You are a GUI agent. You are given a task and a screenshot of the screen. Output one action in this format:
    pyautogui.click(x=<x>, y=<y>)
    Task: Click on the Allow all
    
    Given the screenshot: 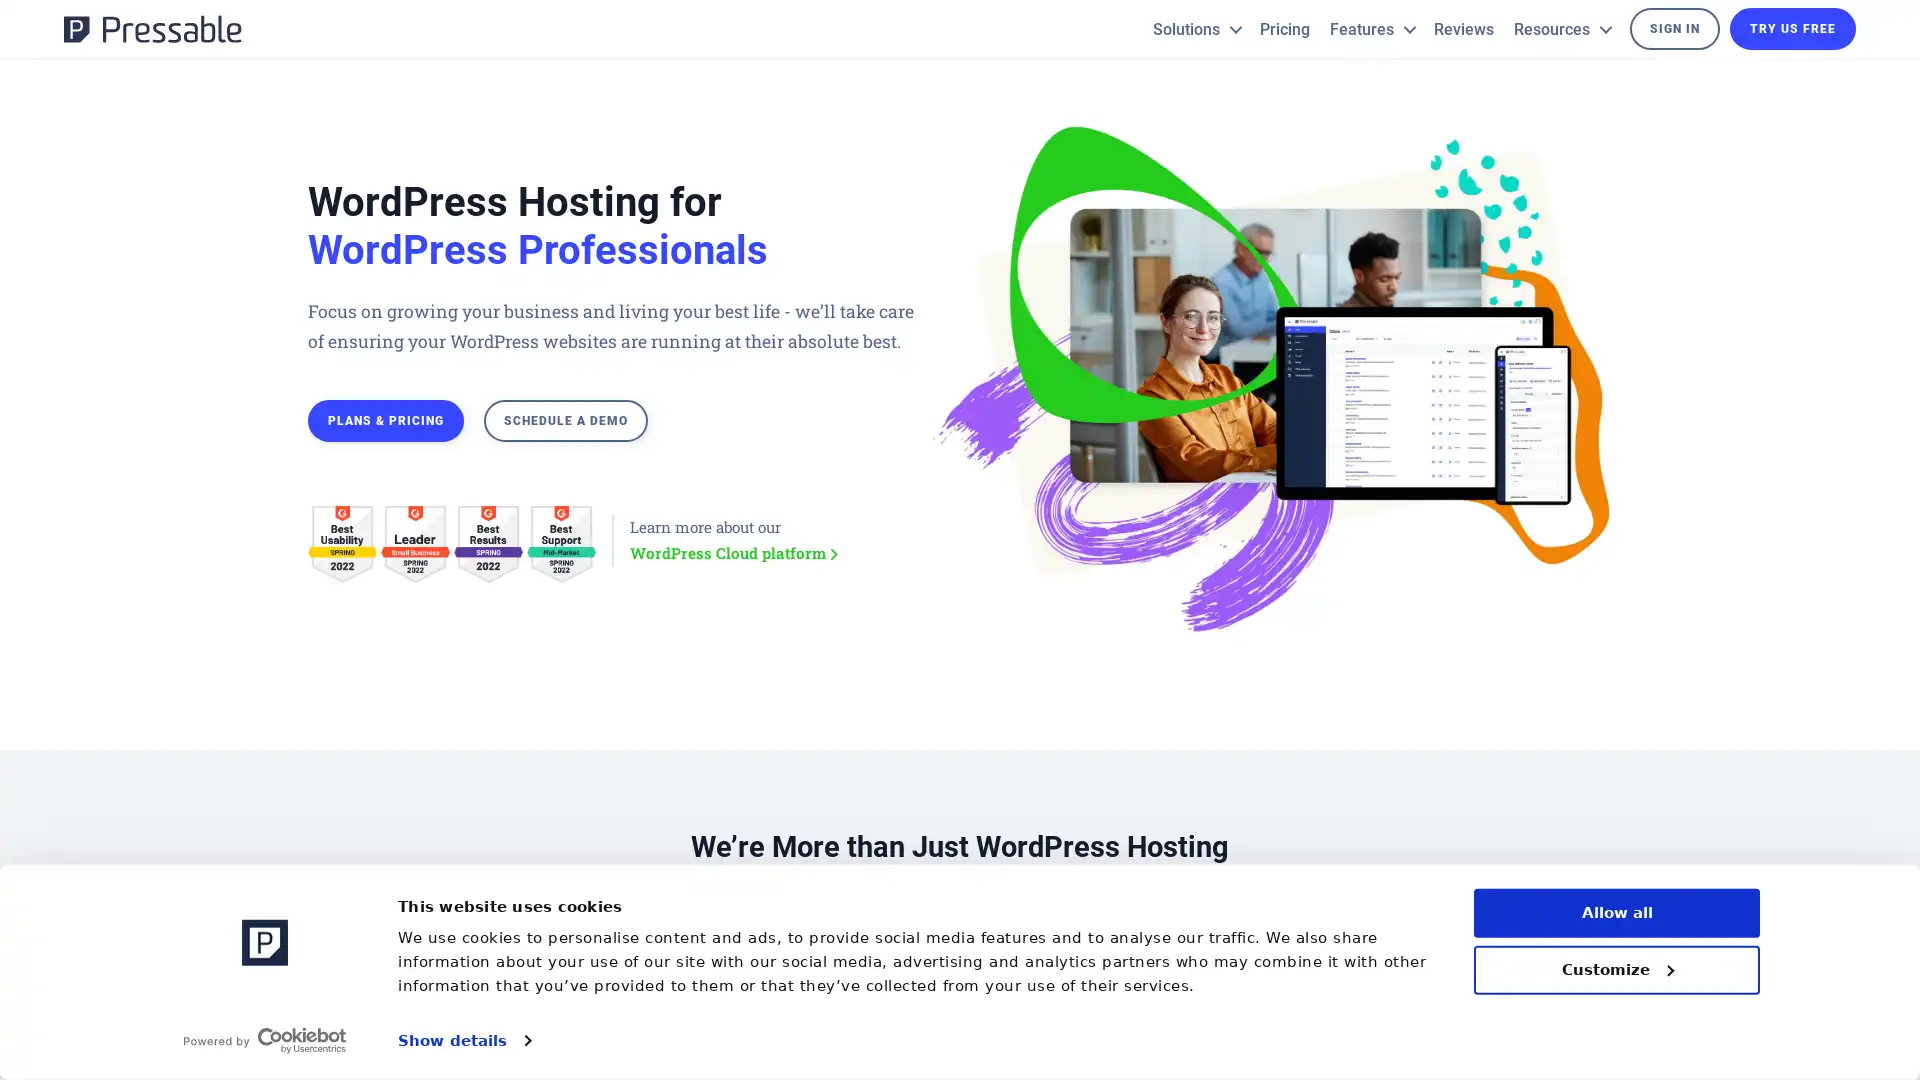 What is the action you would take?
    pyautogui.click(x=1617, y=912)
    